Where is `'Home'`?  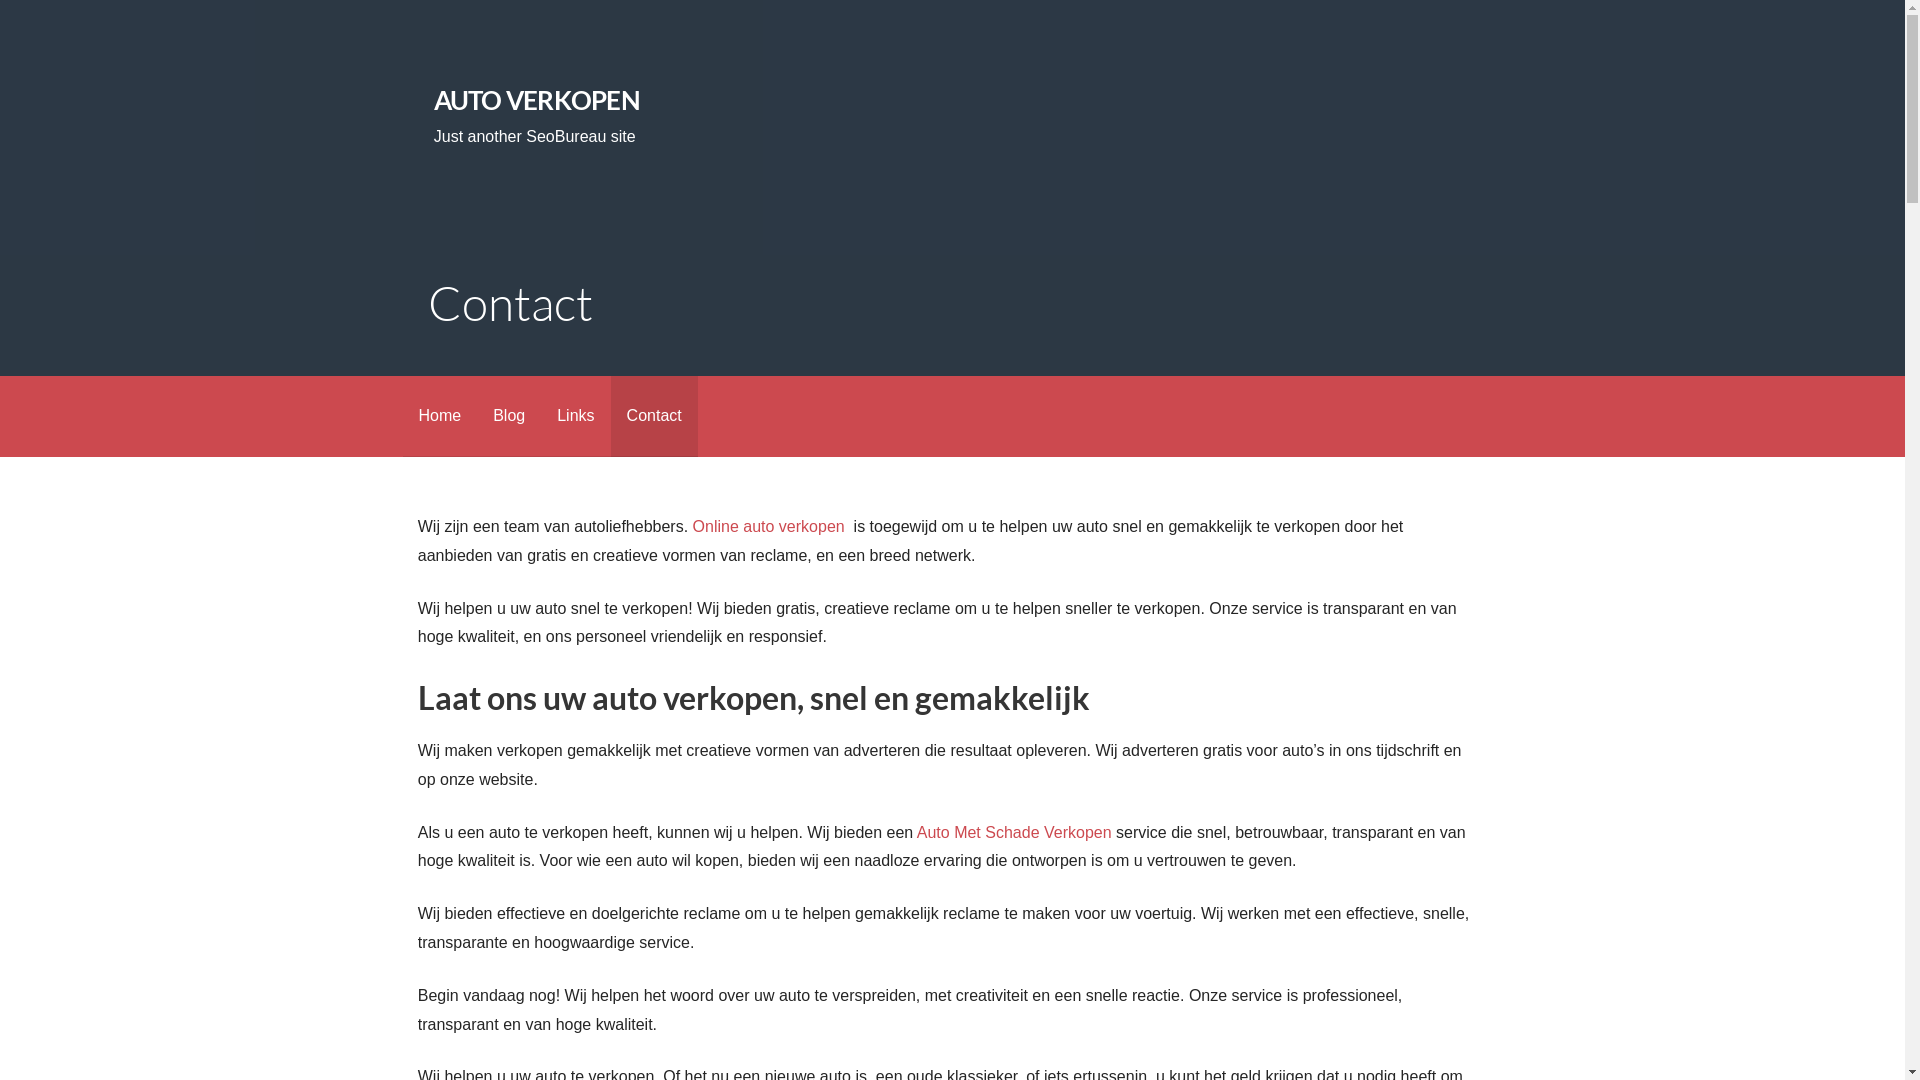
'Home' is located at coordinates (438, 415).